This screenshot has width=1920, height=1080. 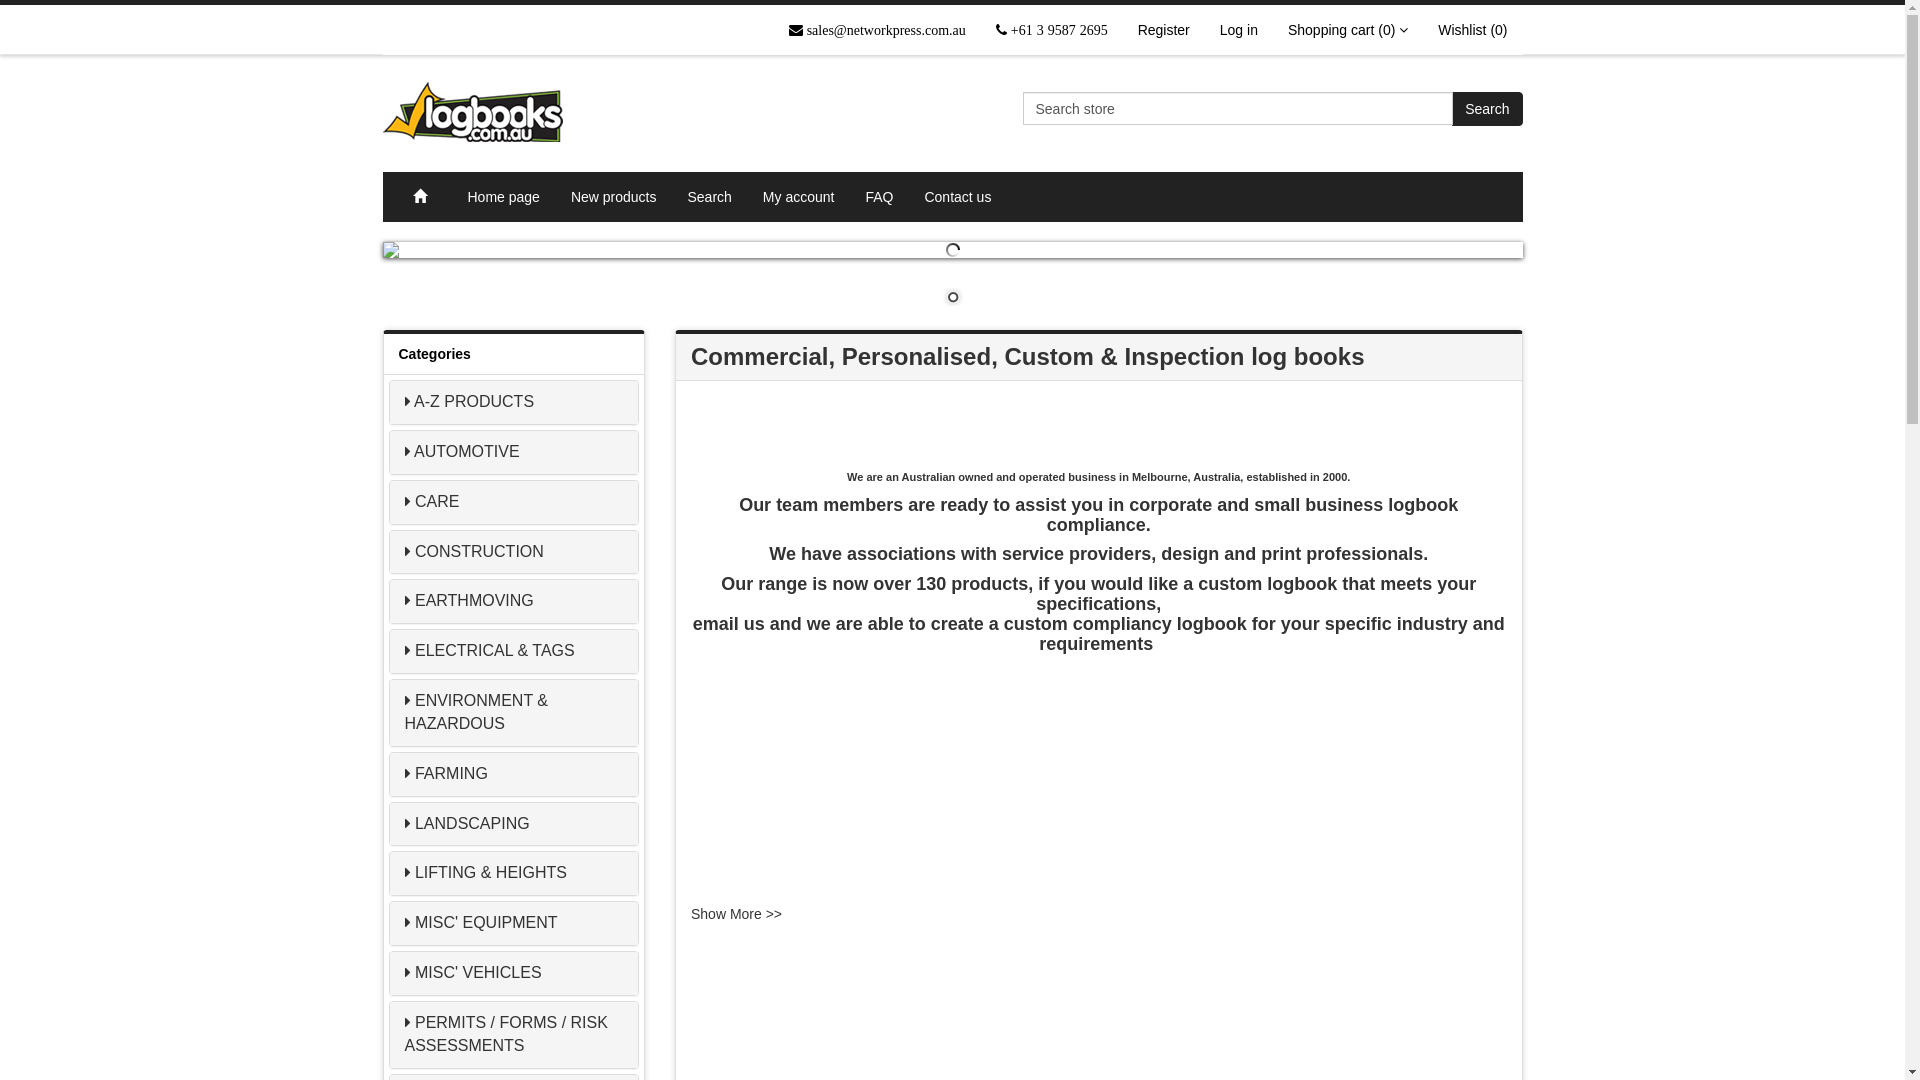 What do you see at coordinates (486, 922) in the screenshot?
I see `'MISC' EQUIPMENT'` at bounding box center [486, 922].